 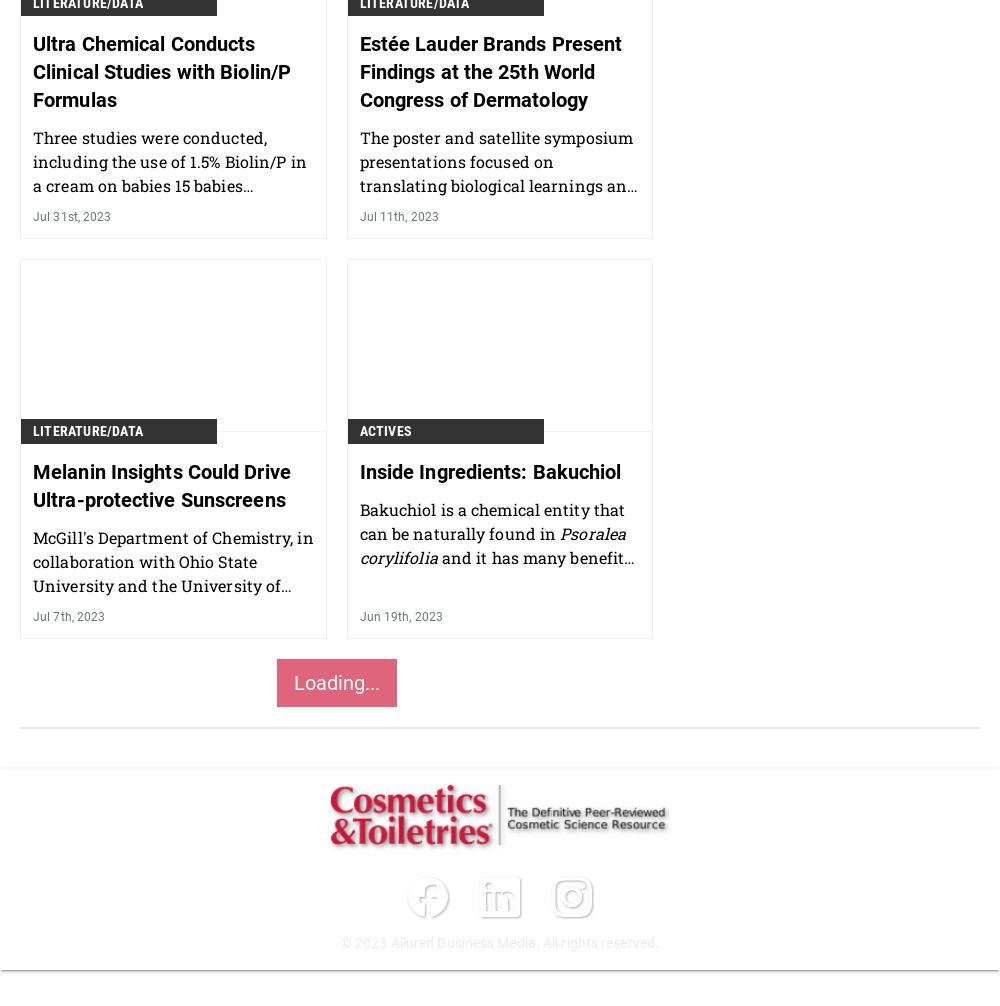 What do you see at coordinates (494, 568) in the screenshot?
I see `'and it has many benefits for skin.'` at bounding box center [494, 568].